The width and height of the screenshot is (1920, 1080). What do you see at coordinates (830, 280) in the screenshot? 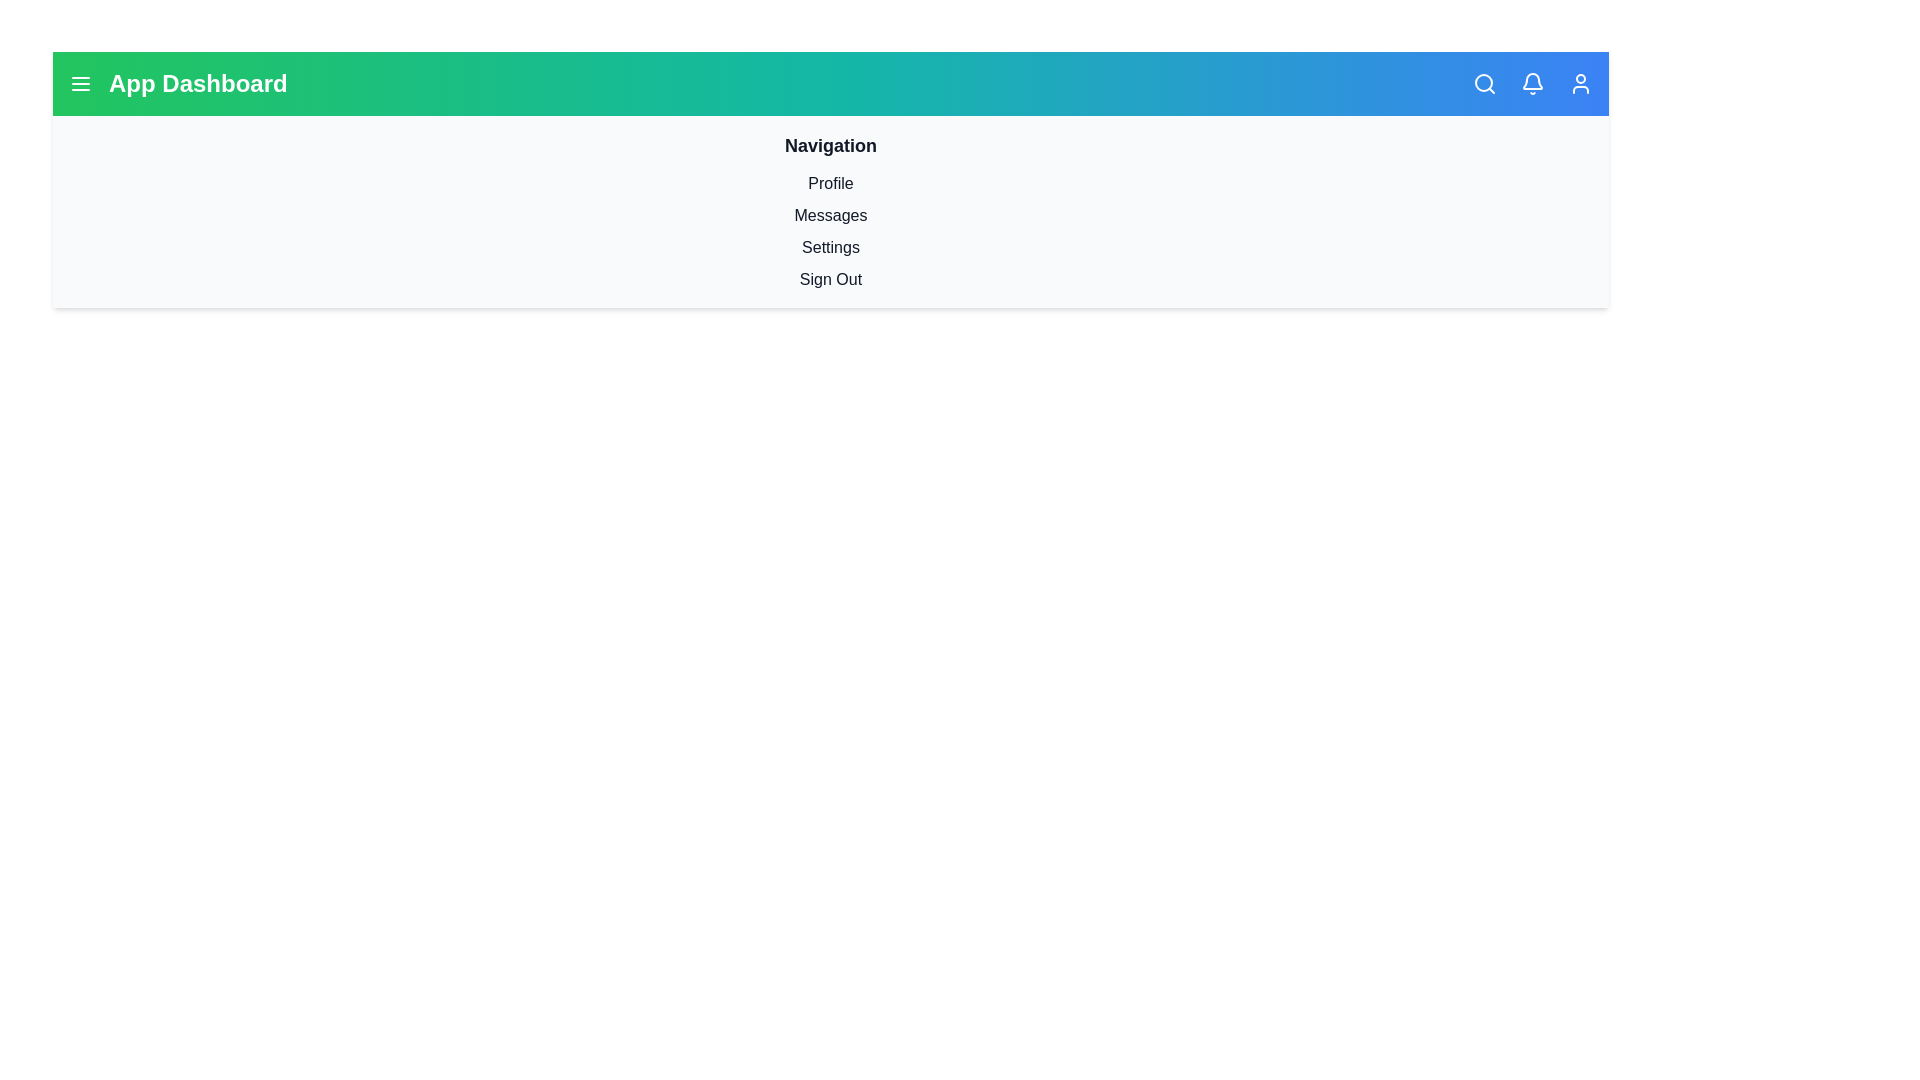
I see `the menu item Sign Out to observe its hover effect` at bounding box center [830, 280].